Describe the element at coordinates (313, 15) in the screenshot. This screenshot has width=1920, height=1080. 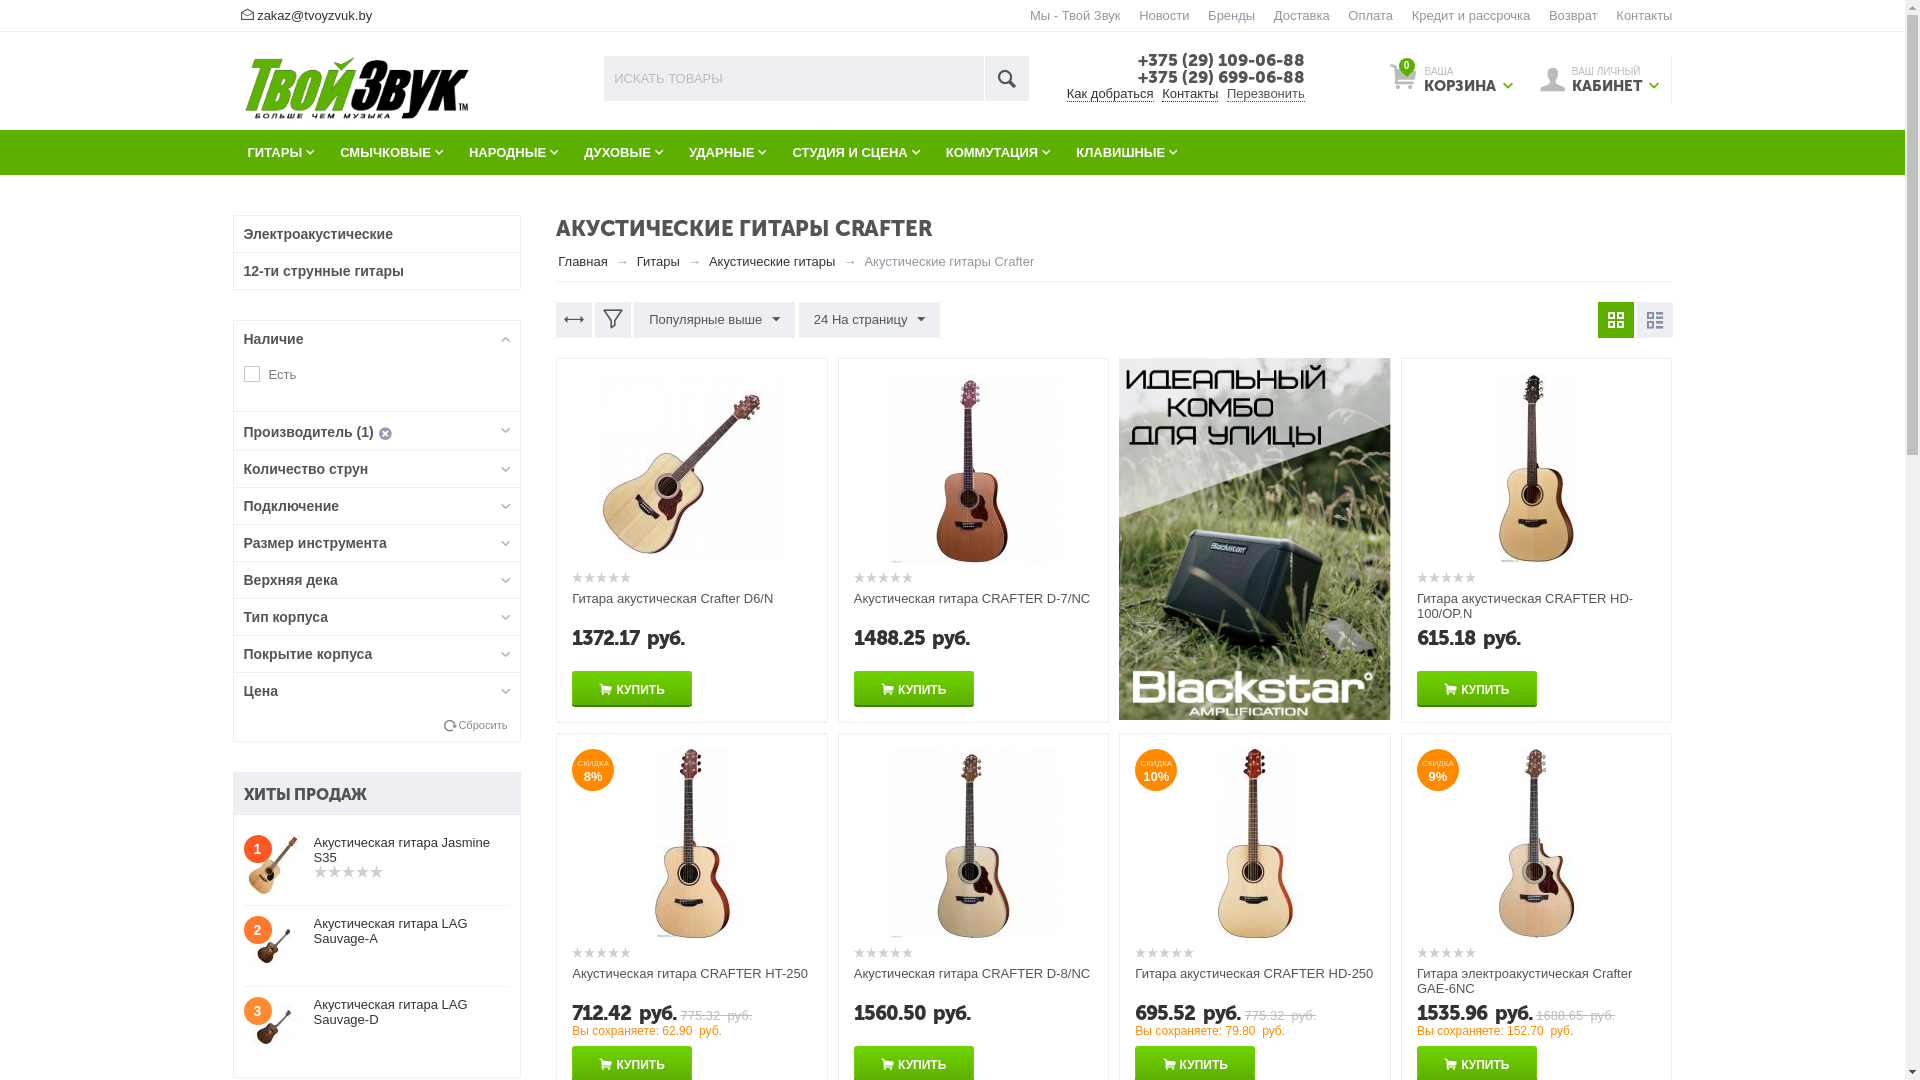
I see `'zakaz@tvoyzvuk.by'` at that location.